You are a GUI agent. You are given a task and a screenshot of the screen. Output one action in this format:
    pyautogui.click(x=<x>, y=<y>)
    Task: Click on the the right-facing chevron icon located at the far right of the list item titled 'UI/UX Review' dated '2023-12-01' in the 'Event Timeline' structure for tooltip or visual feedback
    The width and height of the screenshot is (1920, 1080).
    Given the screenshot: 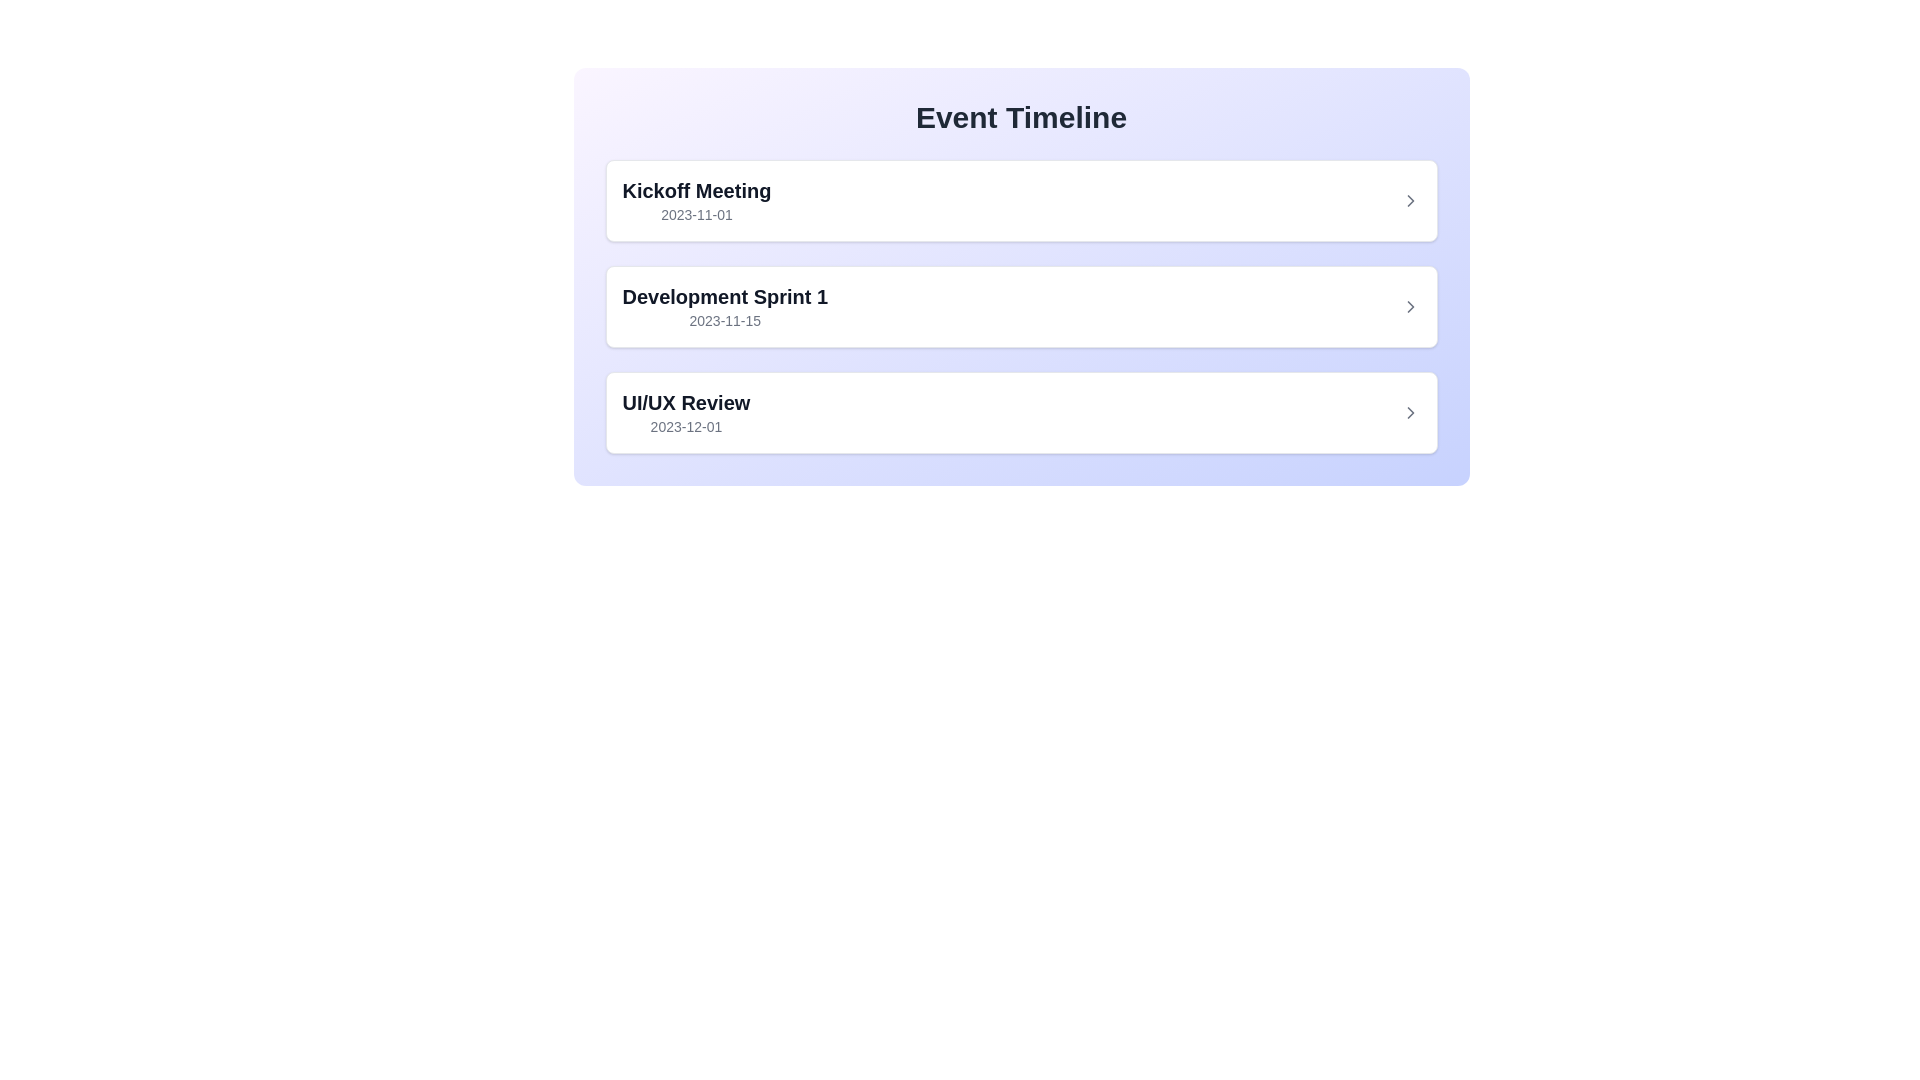 What is the action you would take?
    pyautogui.click(x=1409, y=411)
    